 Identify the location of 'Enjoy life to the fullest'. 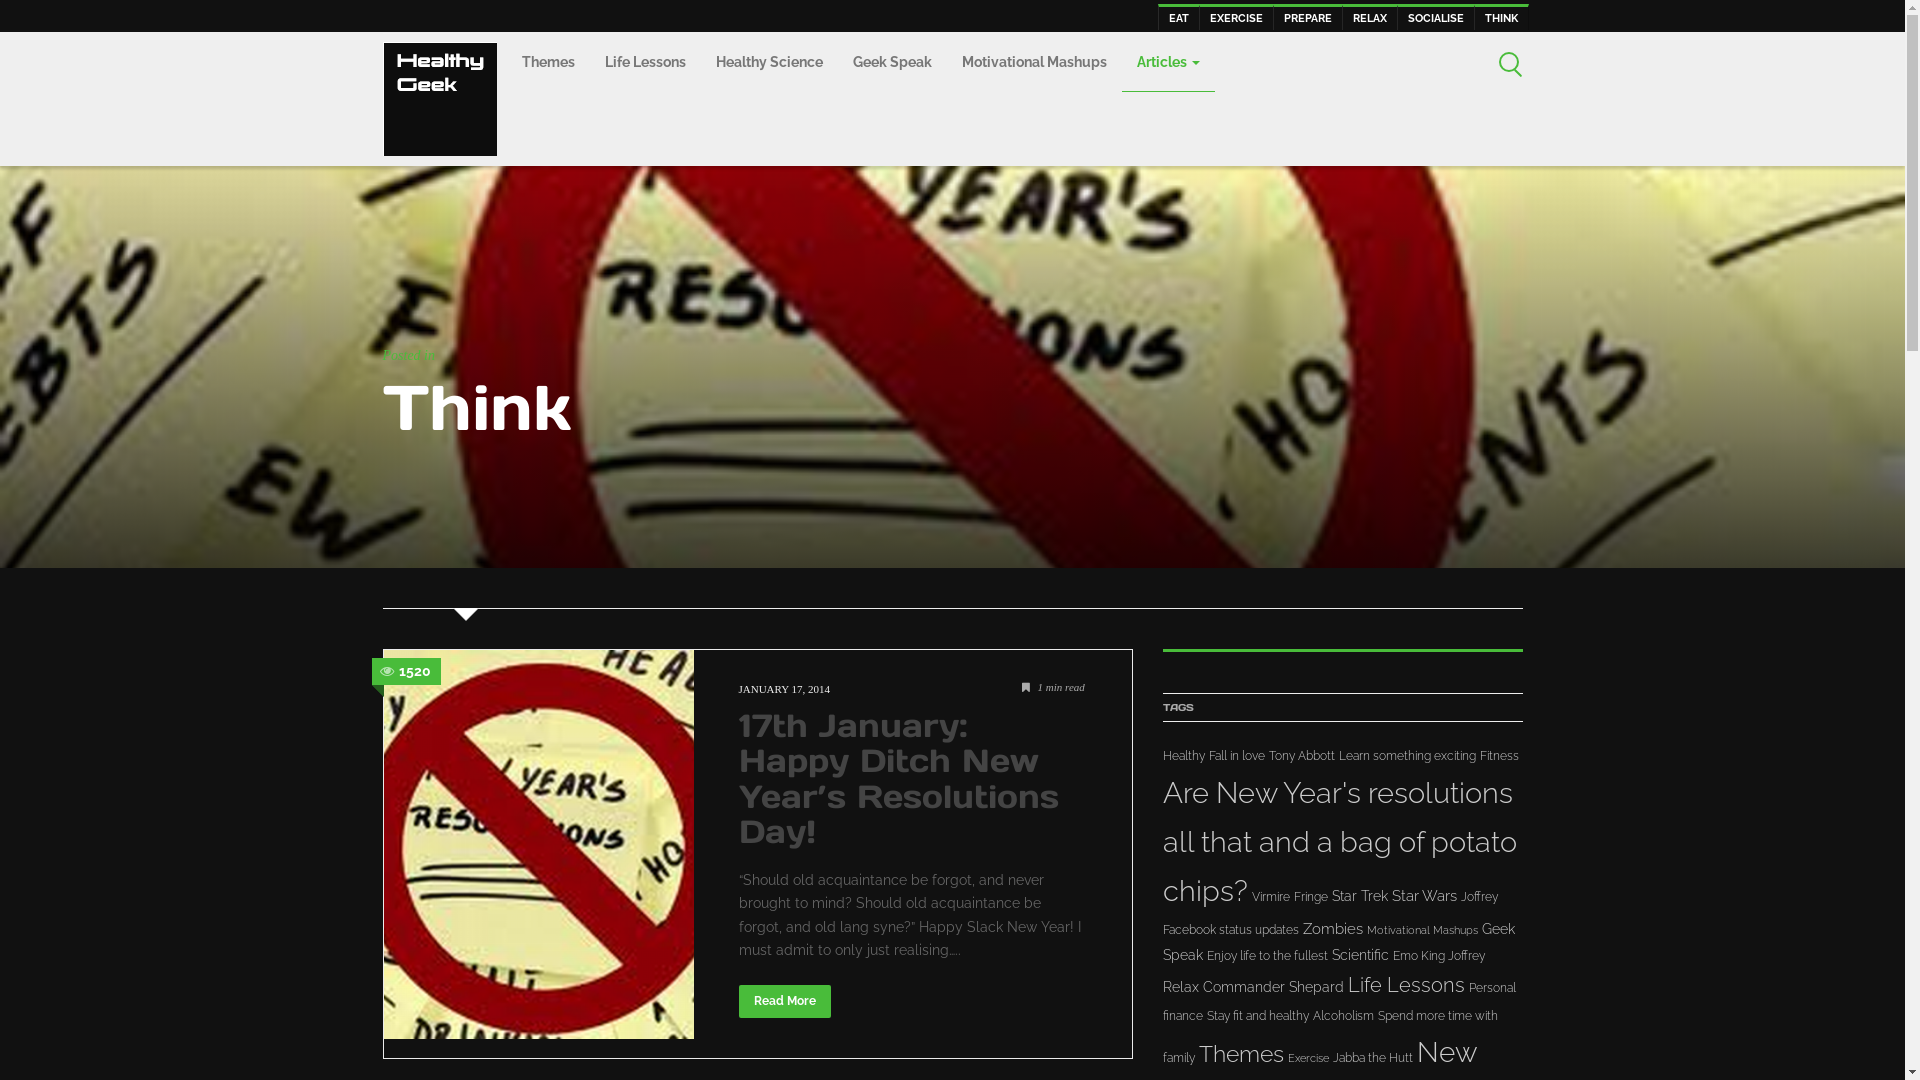
(1204, 955).